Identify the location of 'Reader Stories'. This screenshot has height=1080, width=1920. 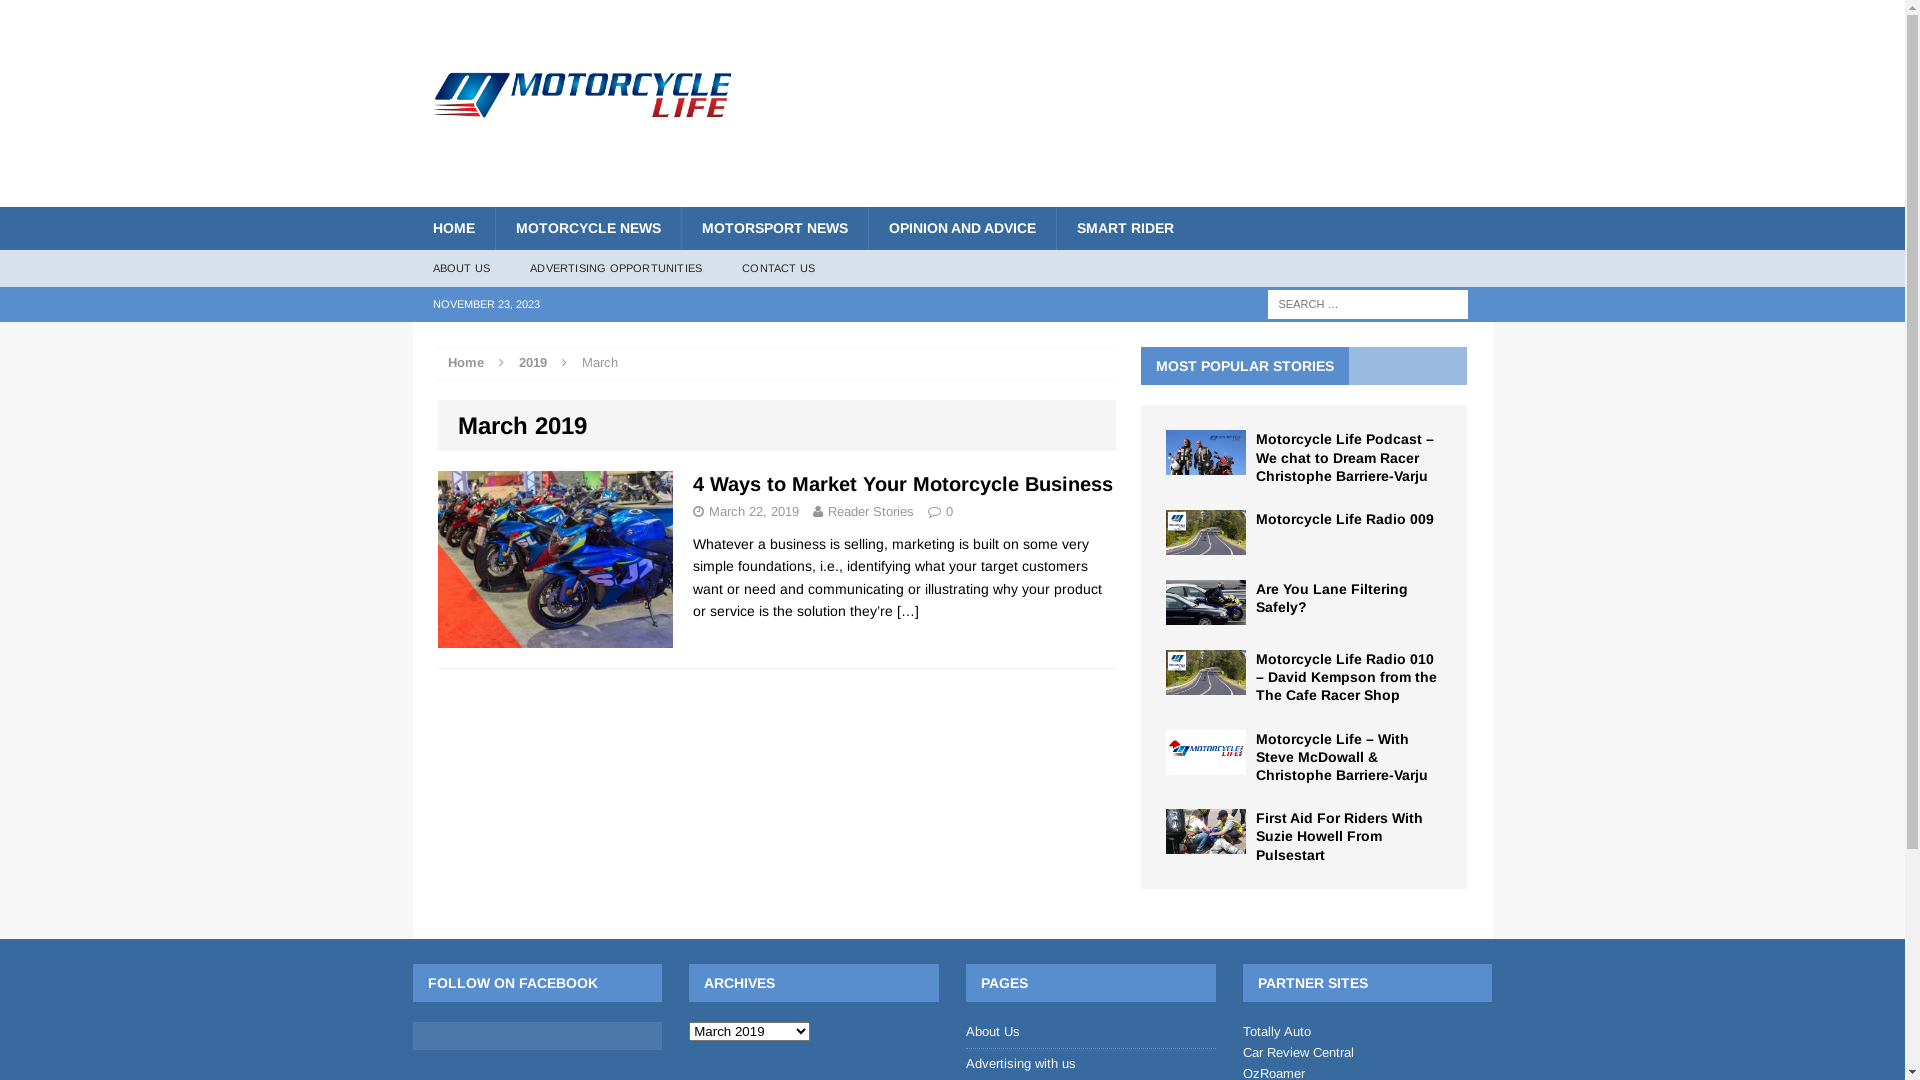
(870, 510).